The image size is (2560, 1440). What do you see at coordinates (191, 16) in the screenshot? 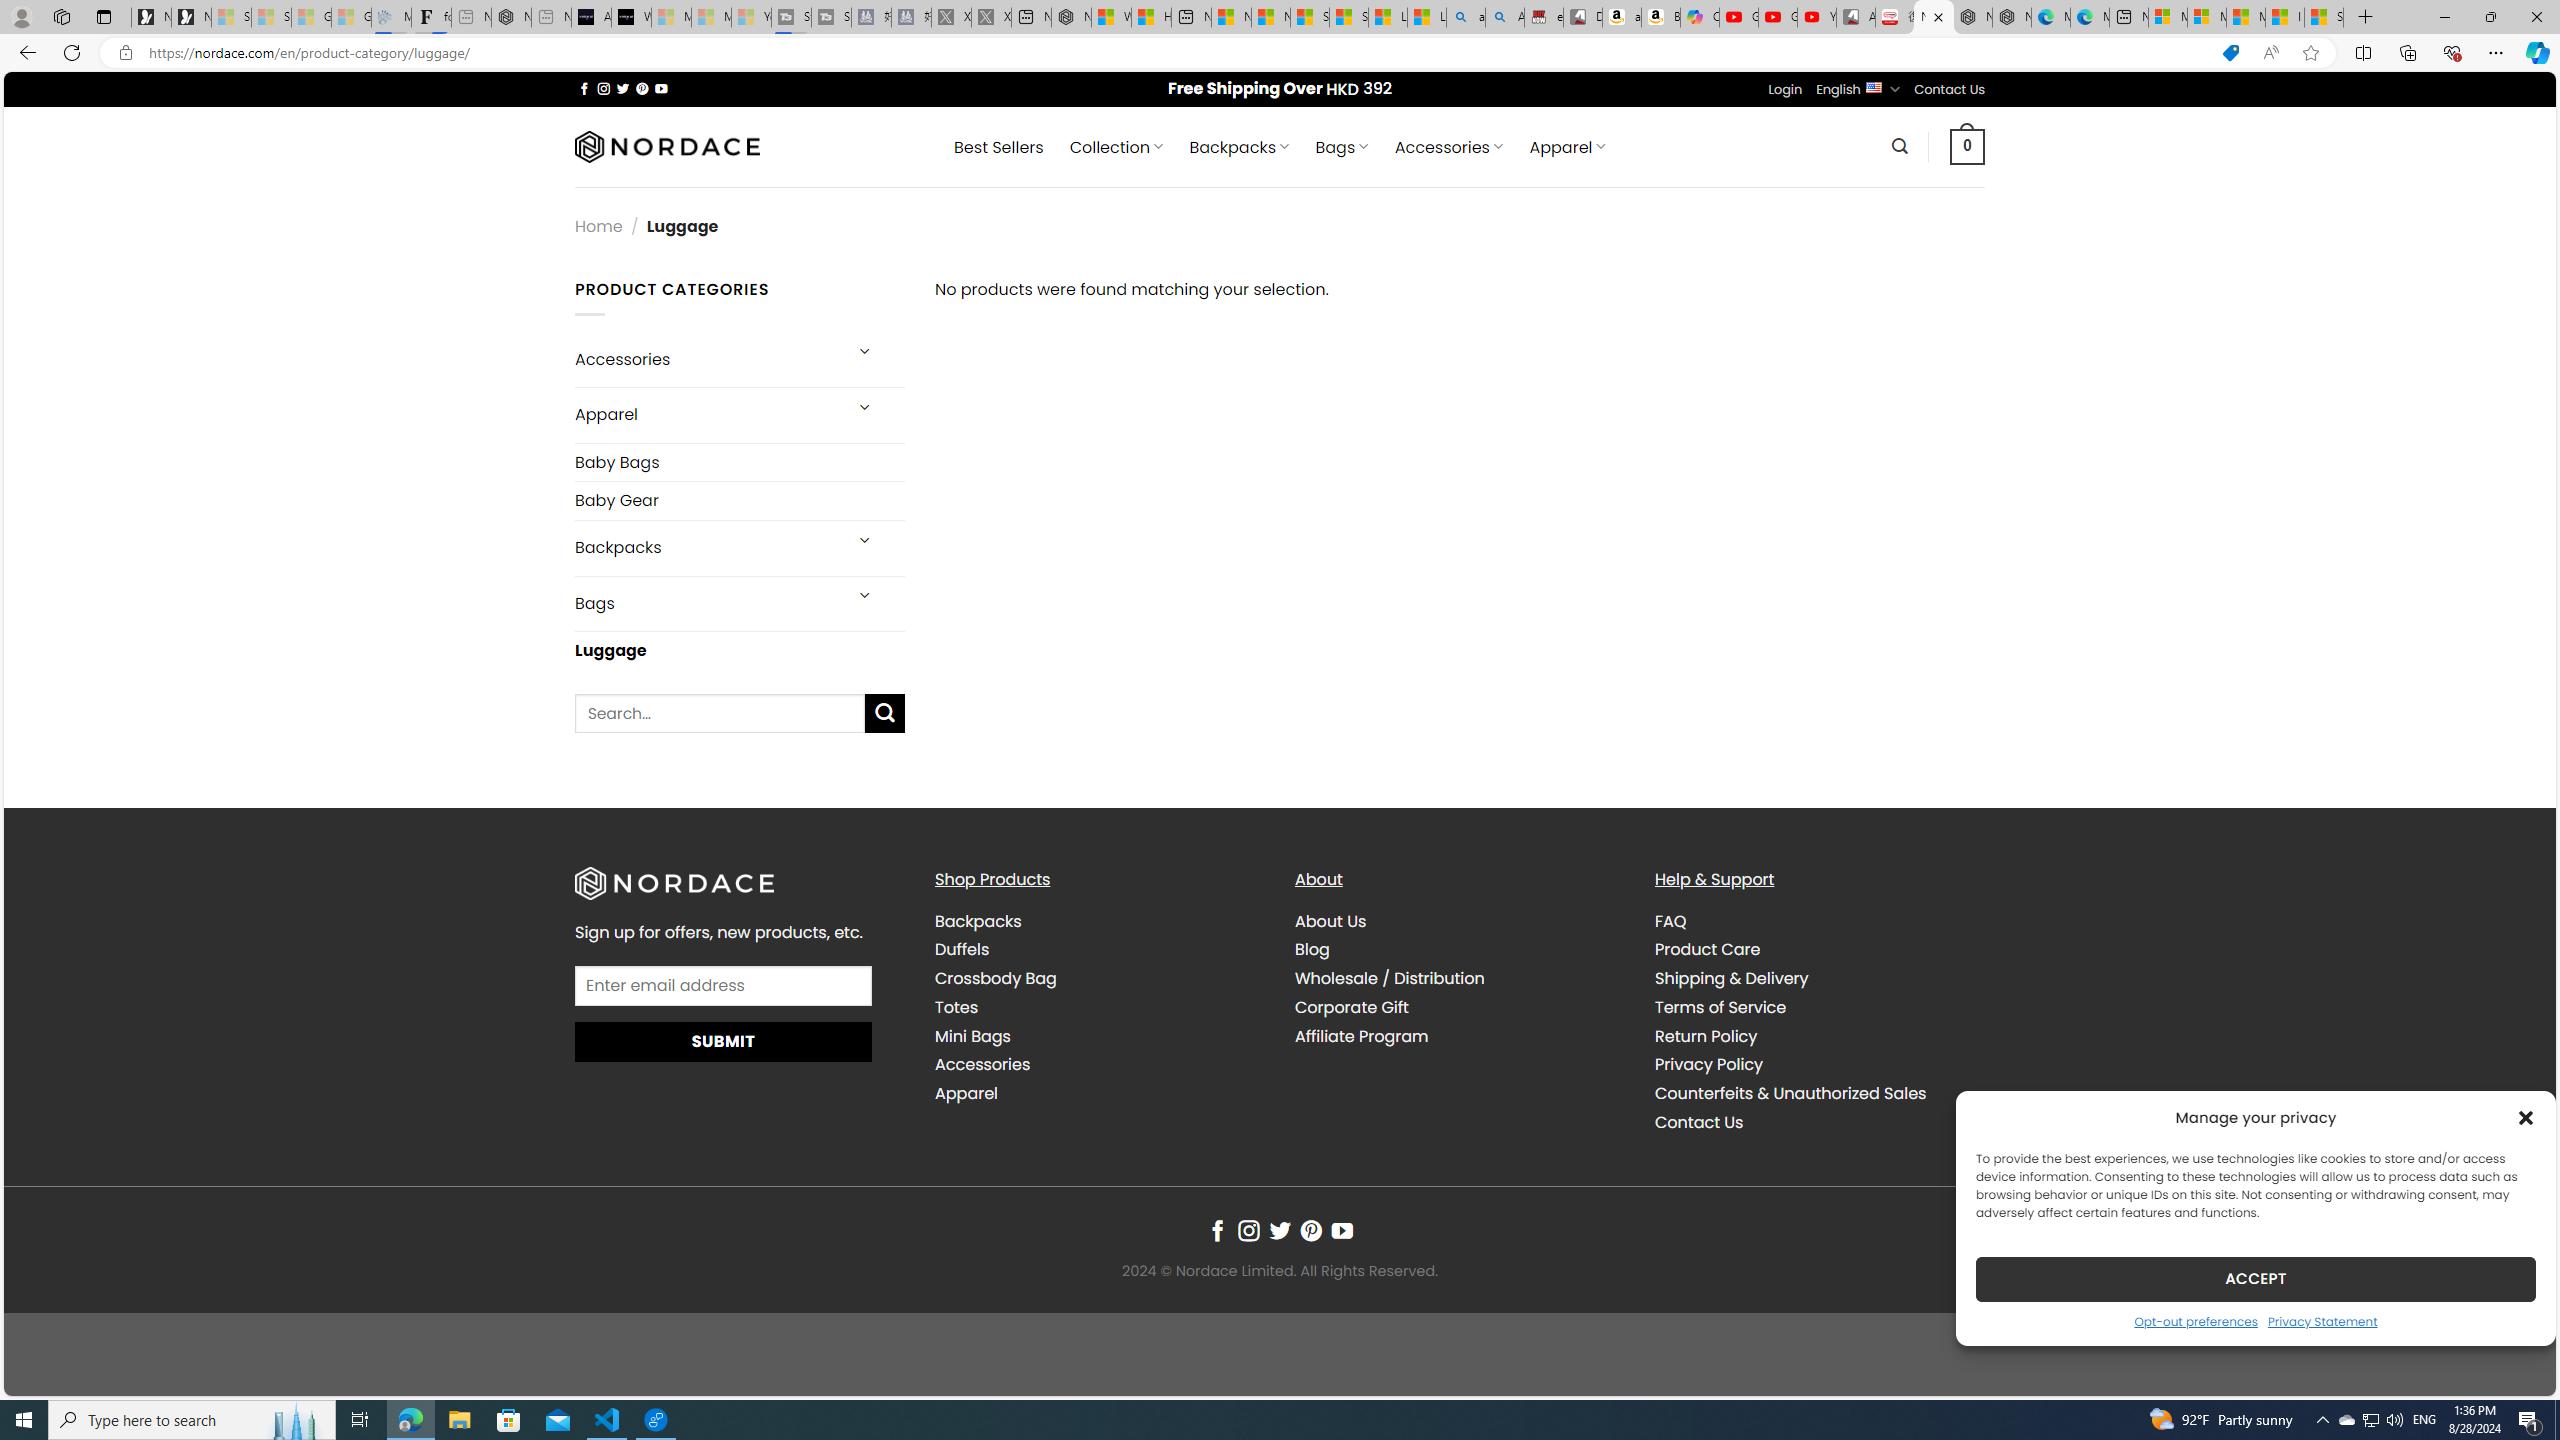
I see `'Newsletter Sign Up'` at bounding box center [191, 16].